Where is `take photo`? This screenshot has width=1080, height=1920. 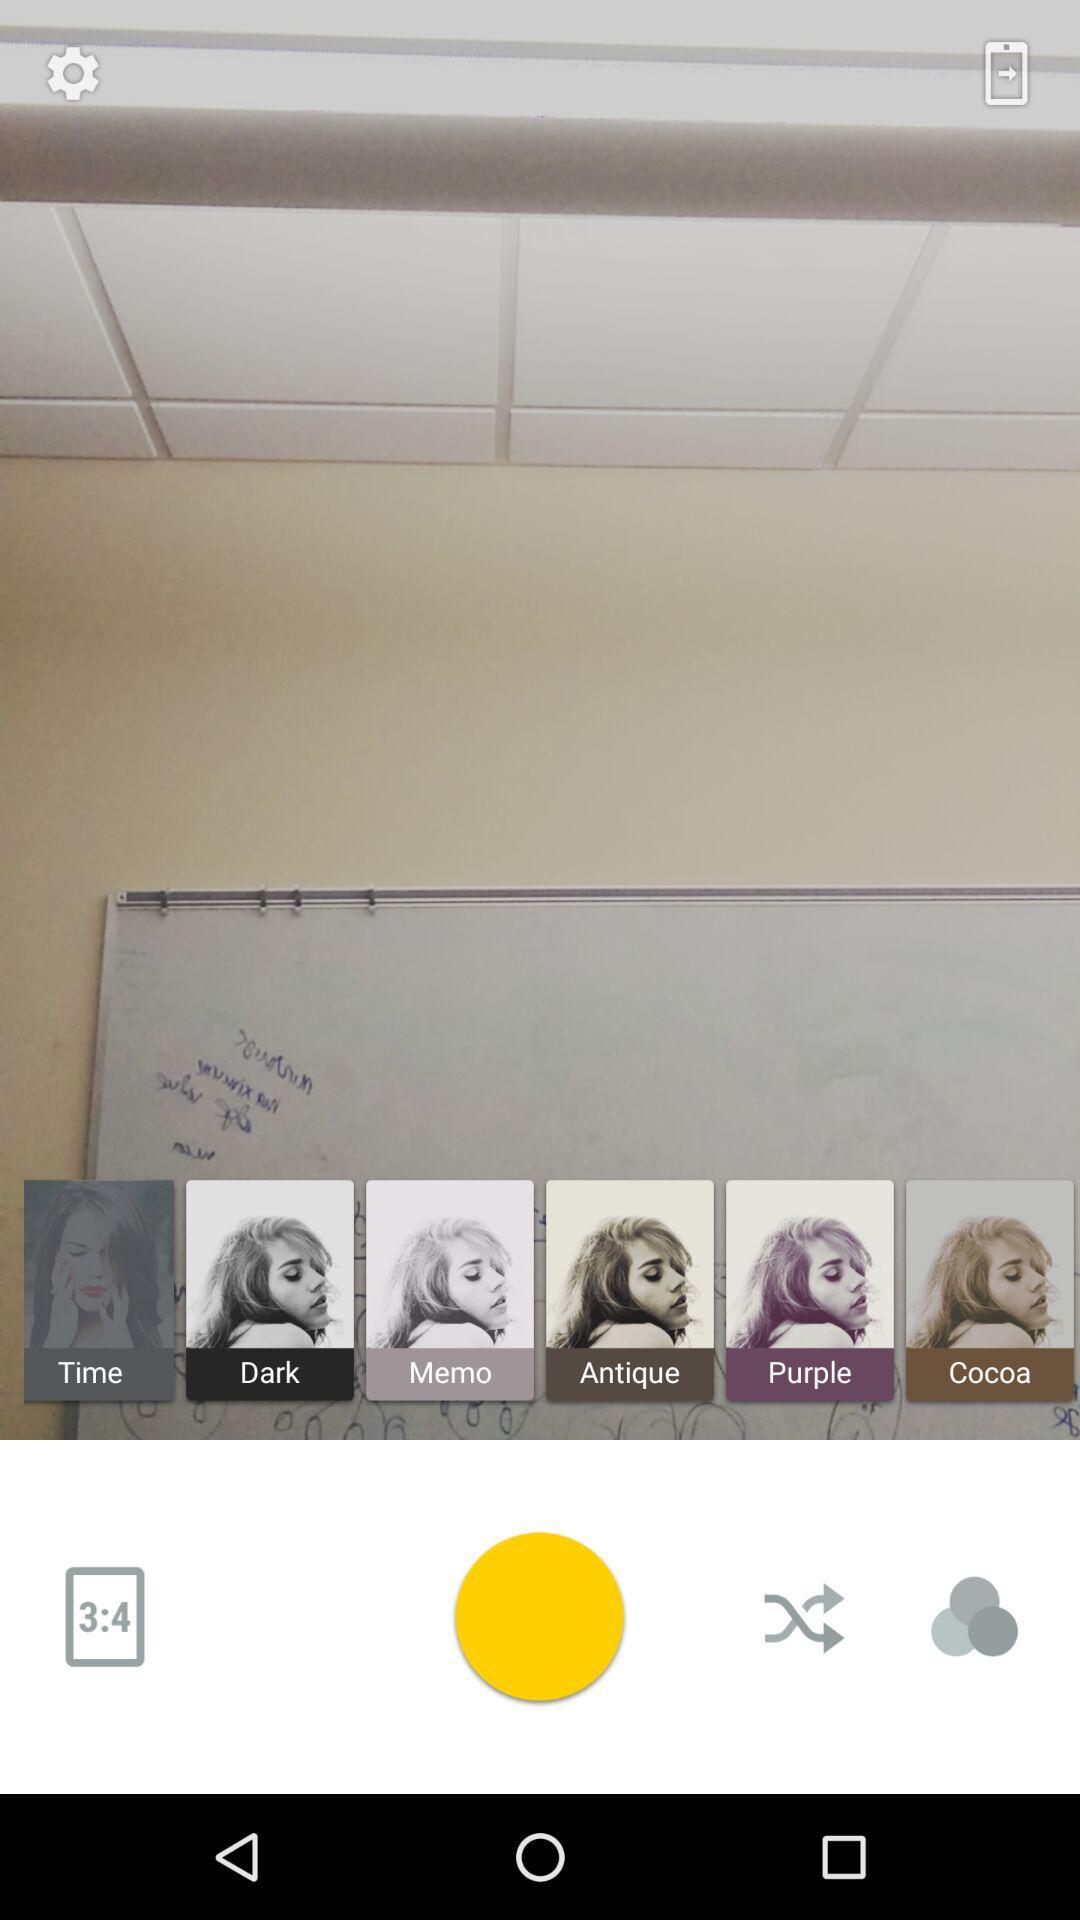 take photo is located at coordinates (538, 1616).